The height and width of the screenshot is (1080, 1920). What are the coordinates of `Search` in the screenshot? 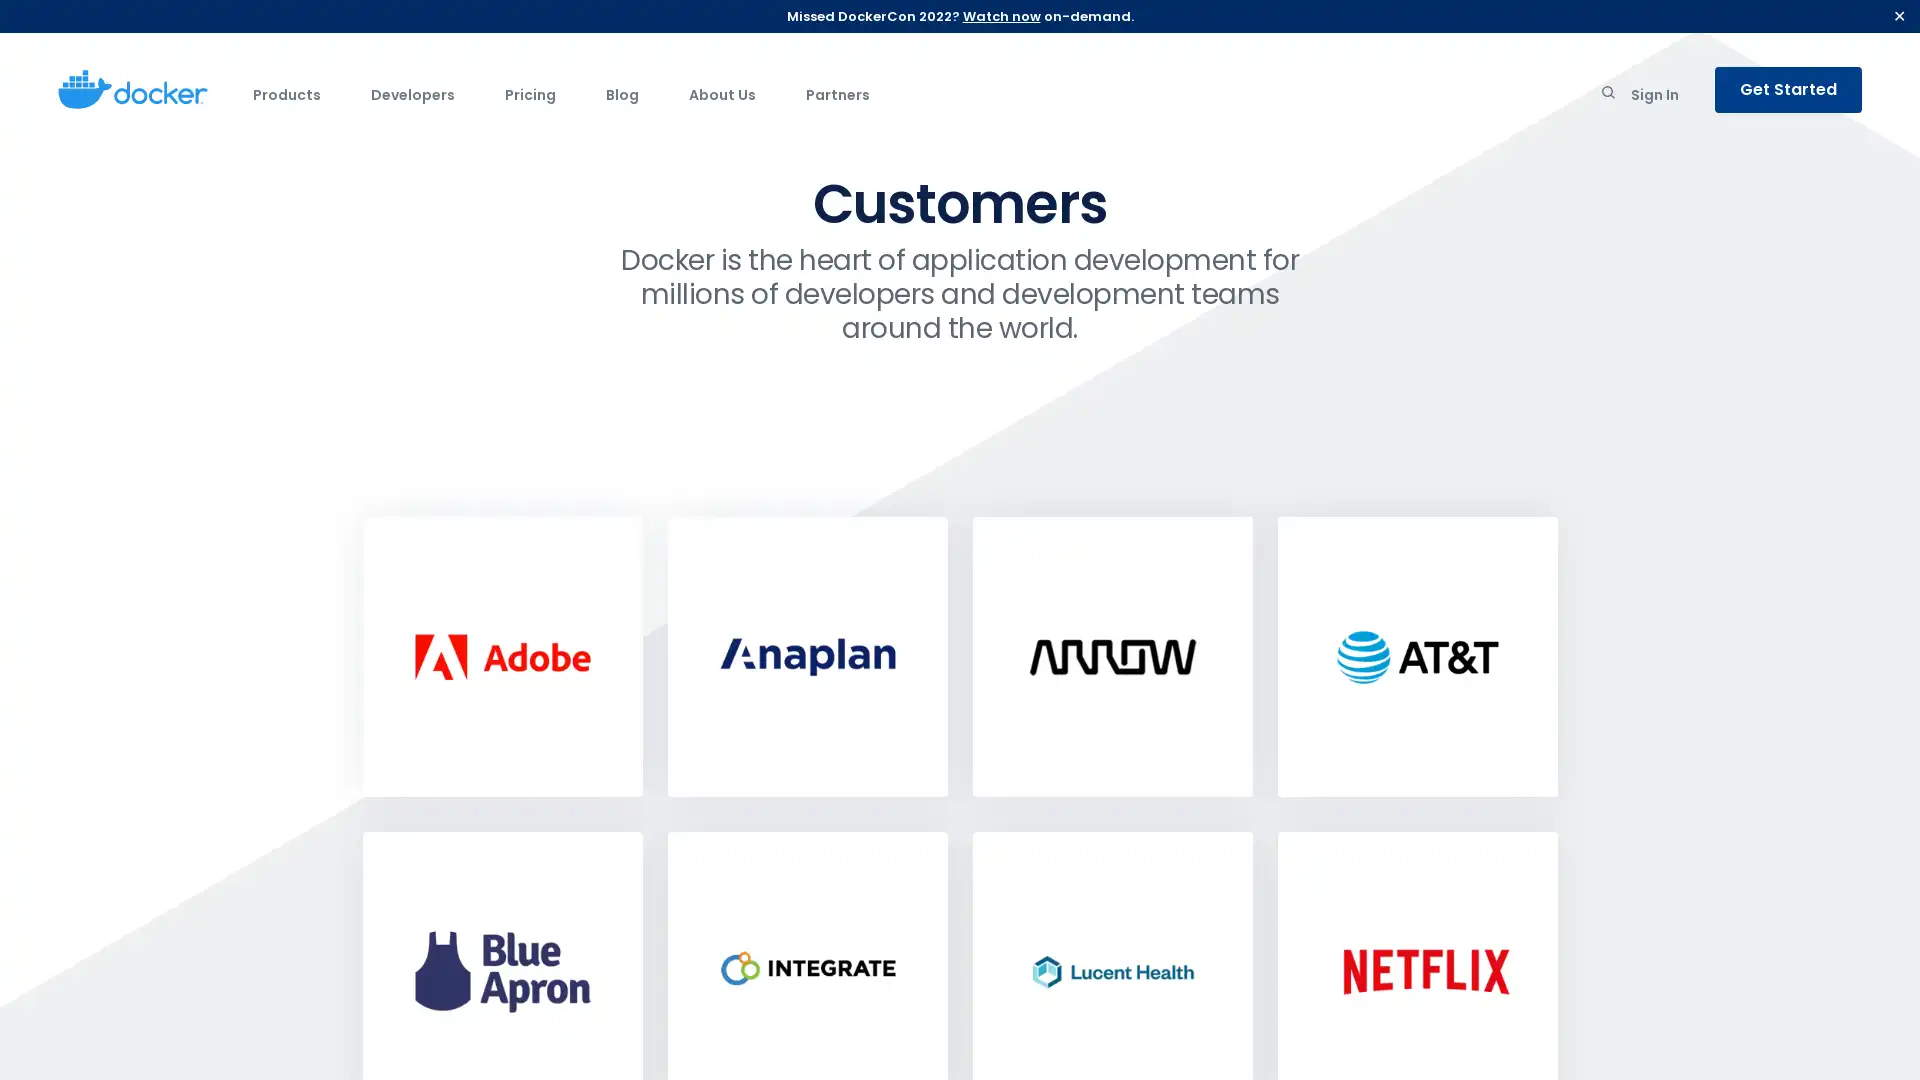 It's located at (1608, 96).